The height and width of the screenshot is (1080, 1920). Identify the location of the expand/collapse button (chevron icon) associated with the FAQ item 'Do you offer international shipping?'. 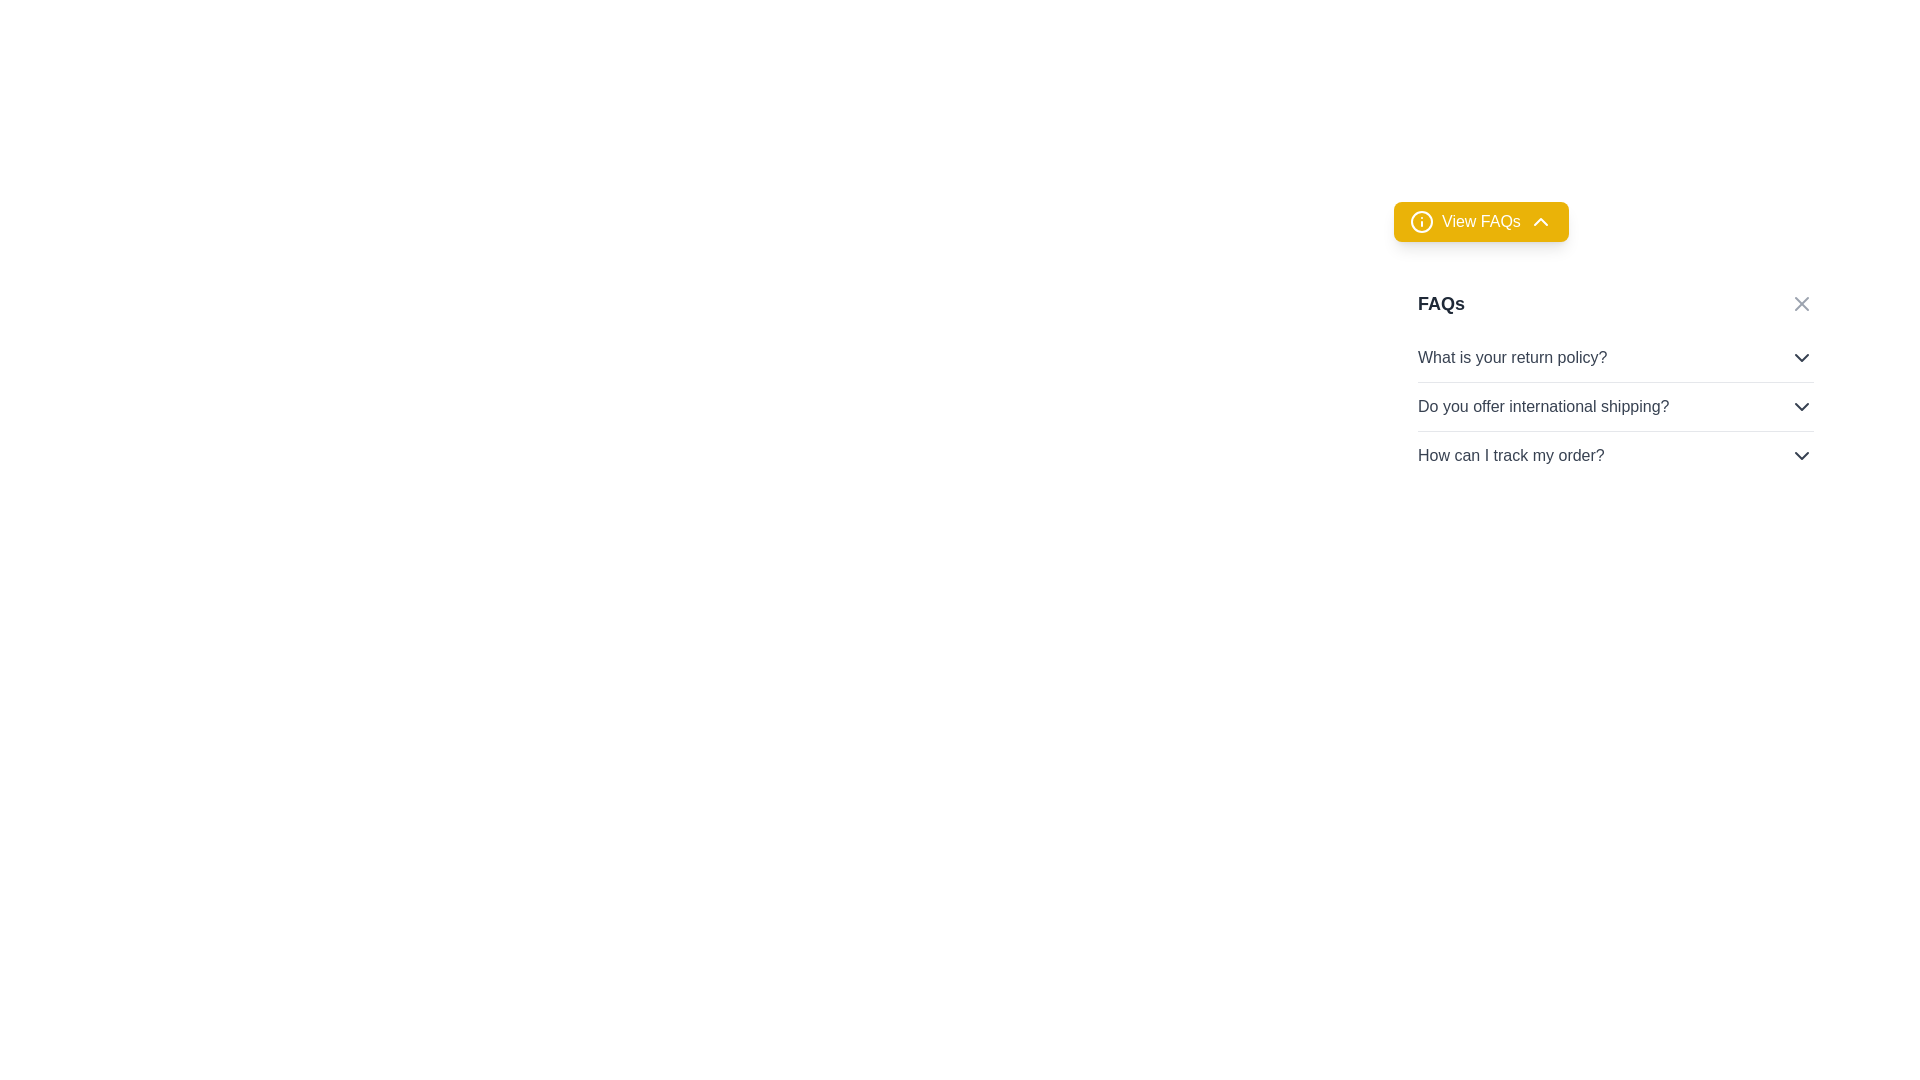
(1801, 406).